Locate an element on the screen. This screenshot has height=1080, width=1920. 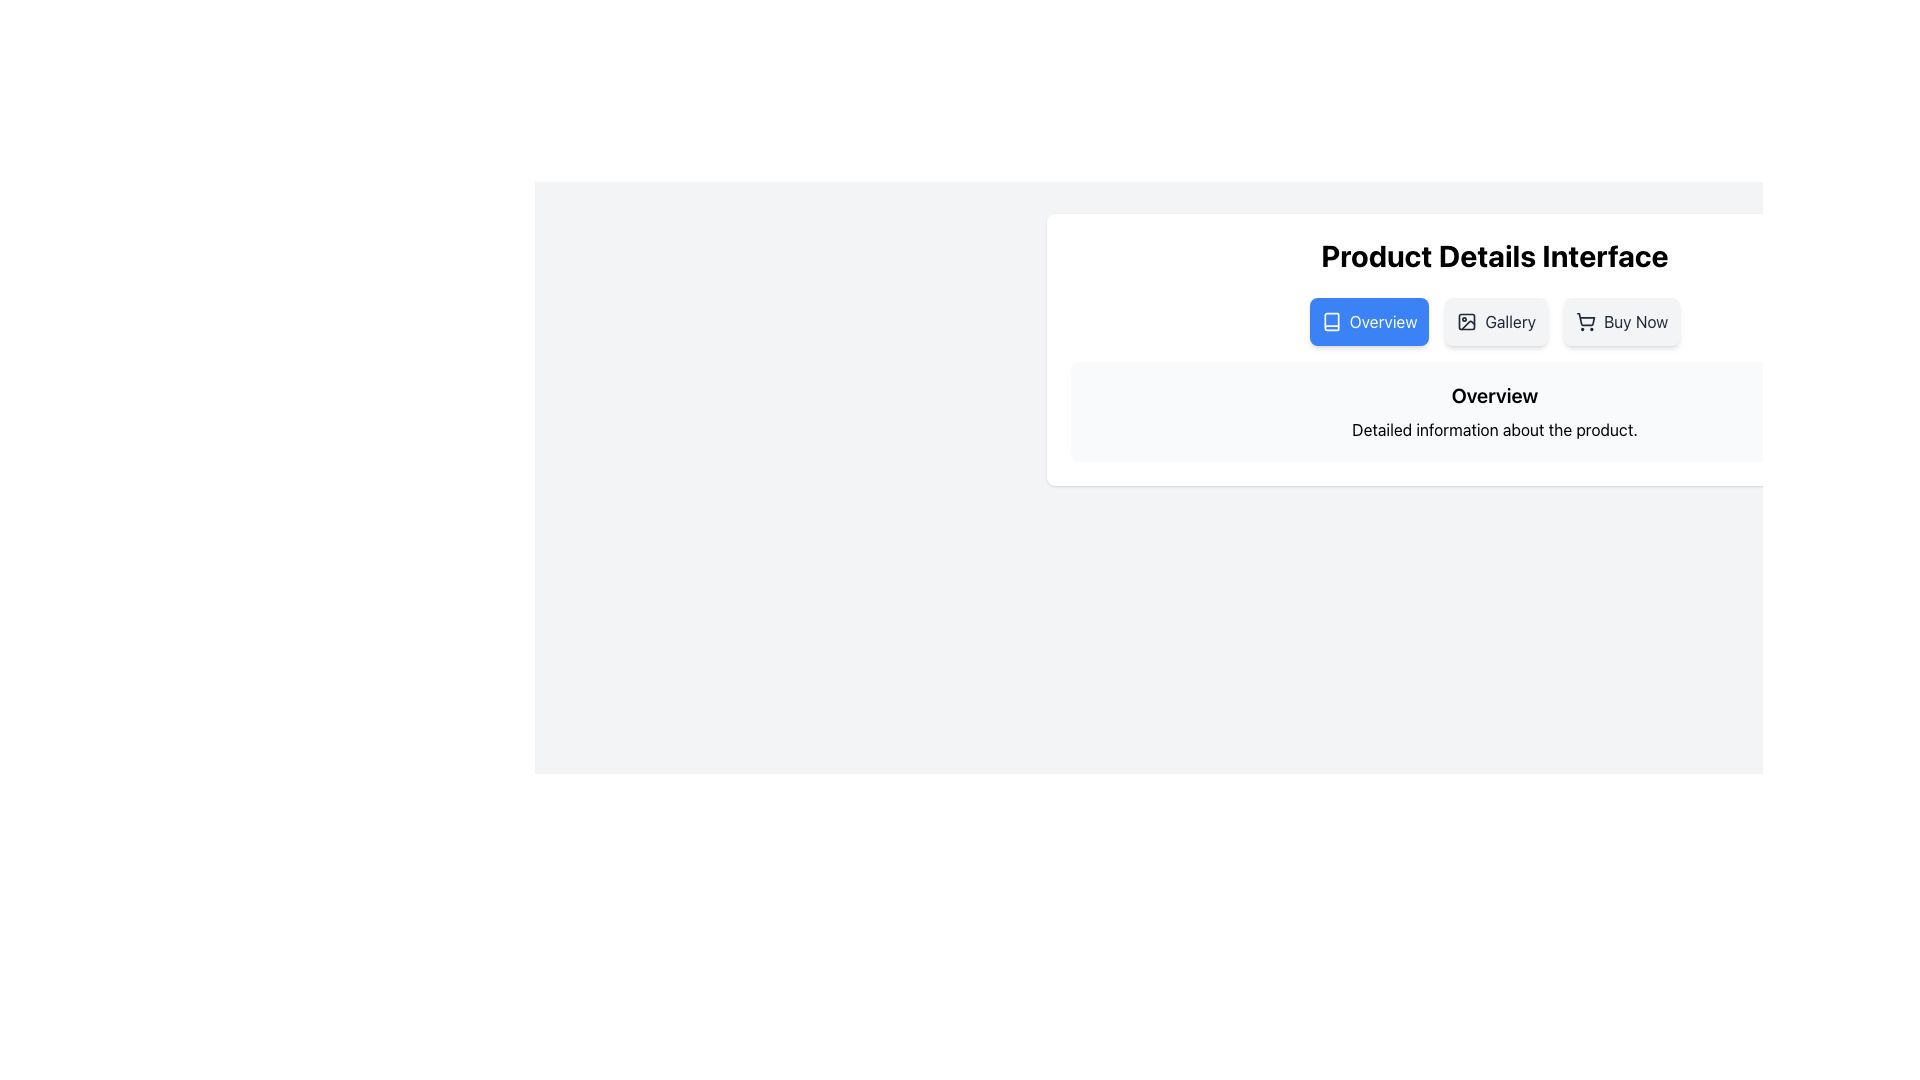
the icon embedded in the 'Overview' button, which visually enhances the button and is located on its left side is located at coordinates (1331, 320).